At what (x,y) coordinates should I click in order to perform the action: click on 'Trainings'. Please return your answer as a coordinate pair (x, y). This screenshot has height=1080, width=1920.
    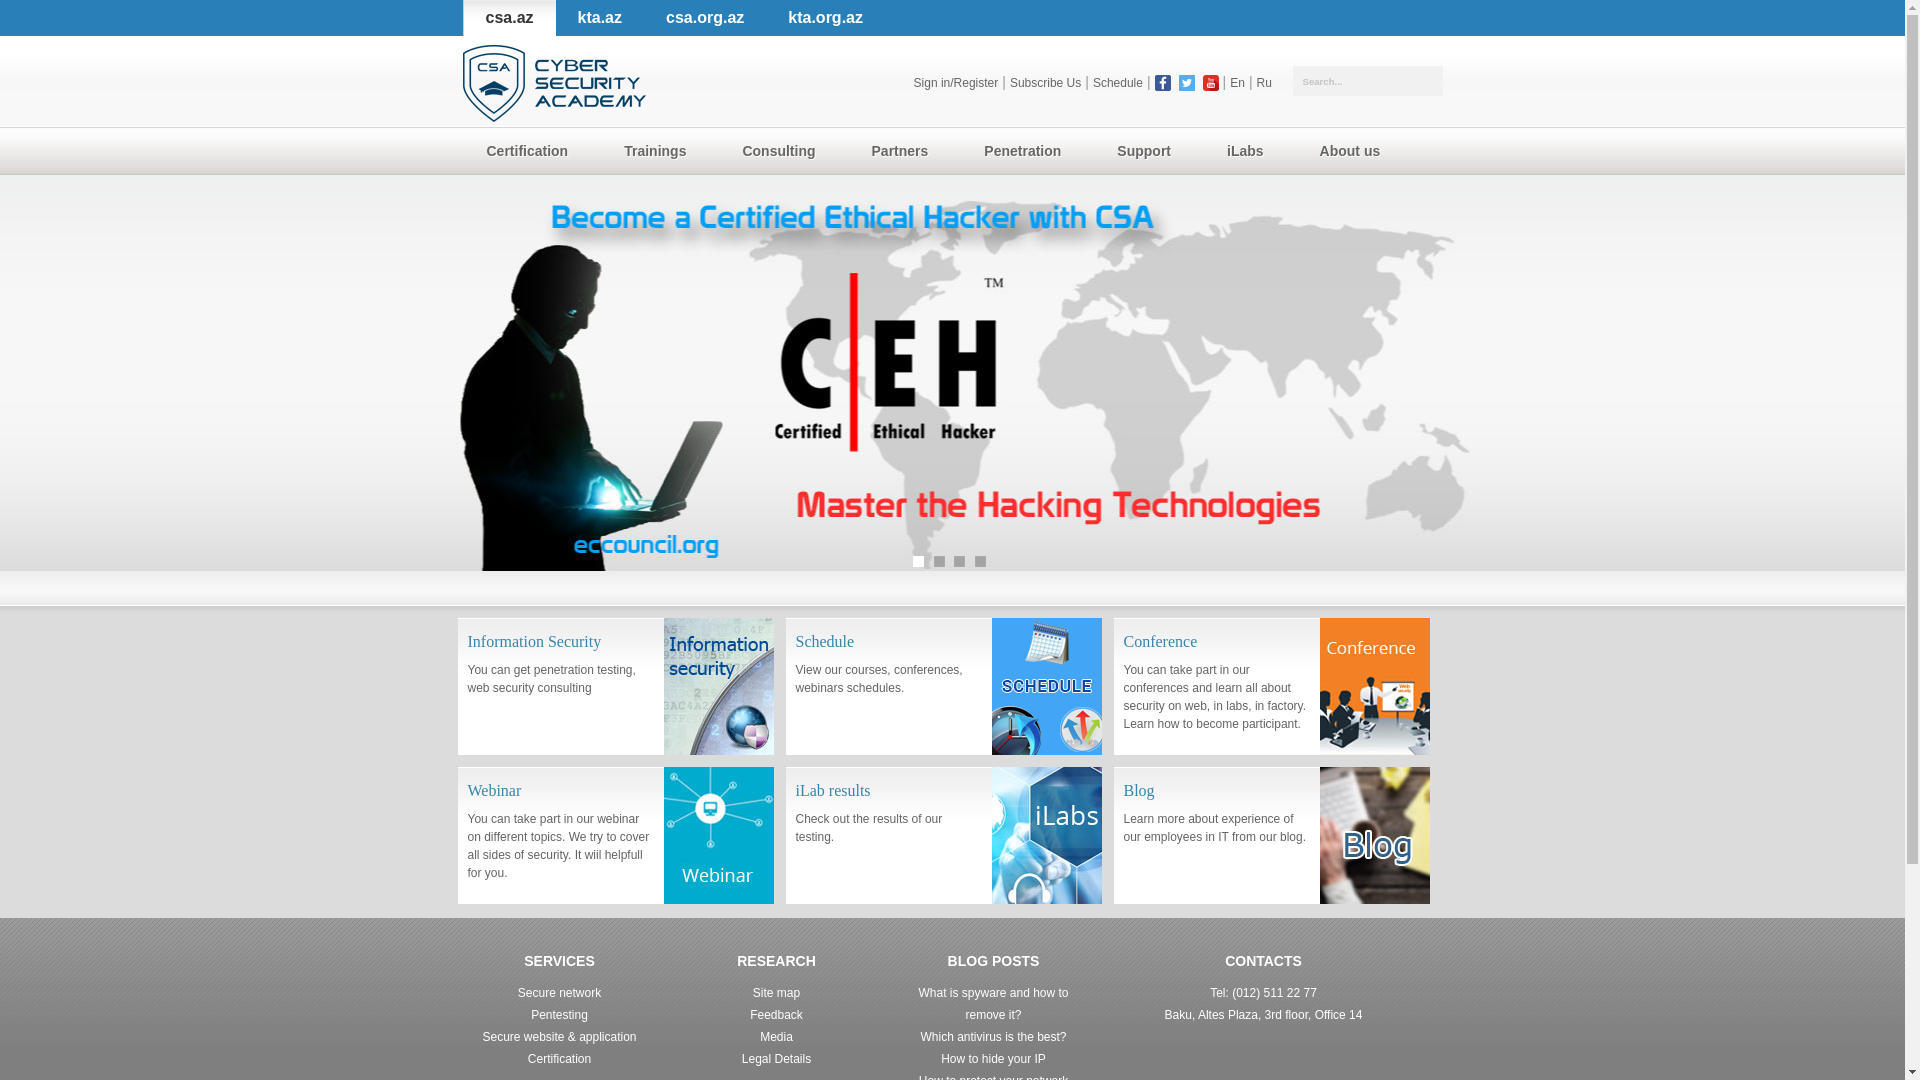
    Looking at the image, I should click on (658, 150).